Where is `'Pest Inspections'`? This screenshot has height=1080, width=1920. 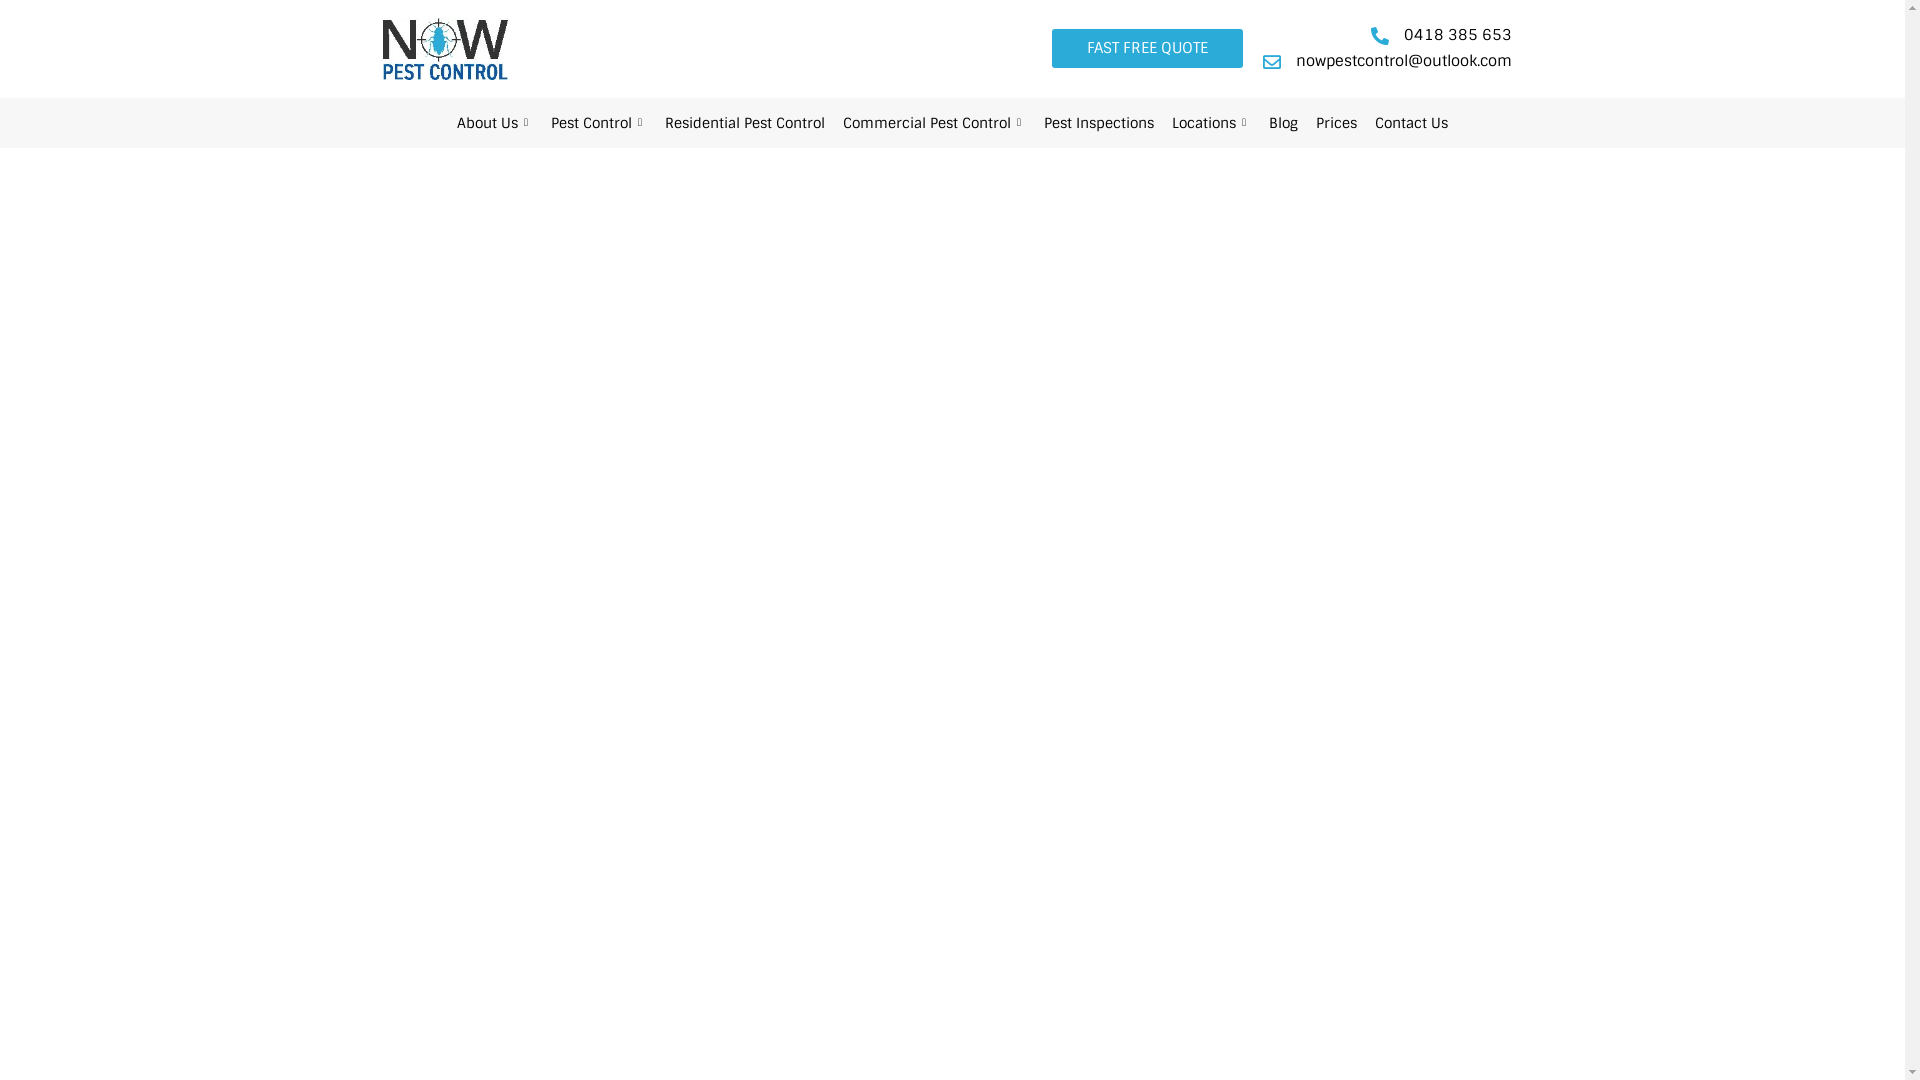
'Pest Inspections' is located at coordinates (1035, 123).